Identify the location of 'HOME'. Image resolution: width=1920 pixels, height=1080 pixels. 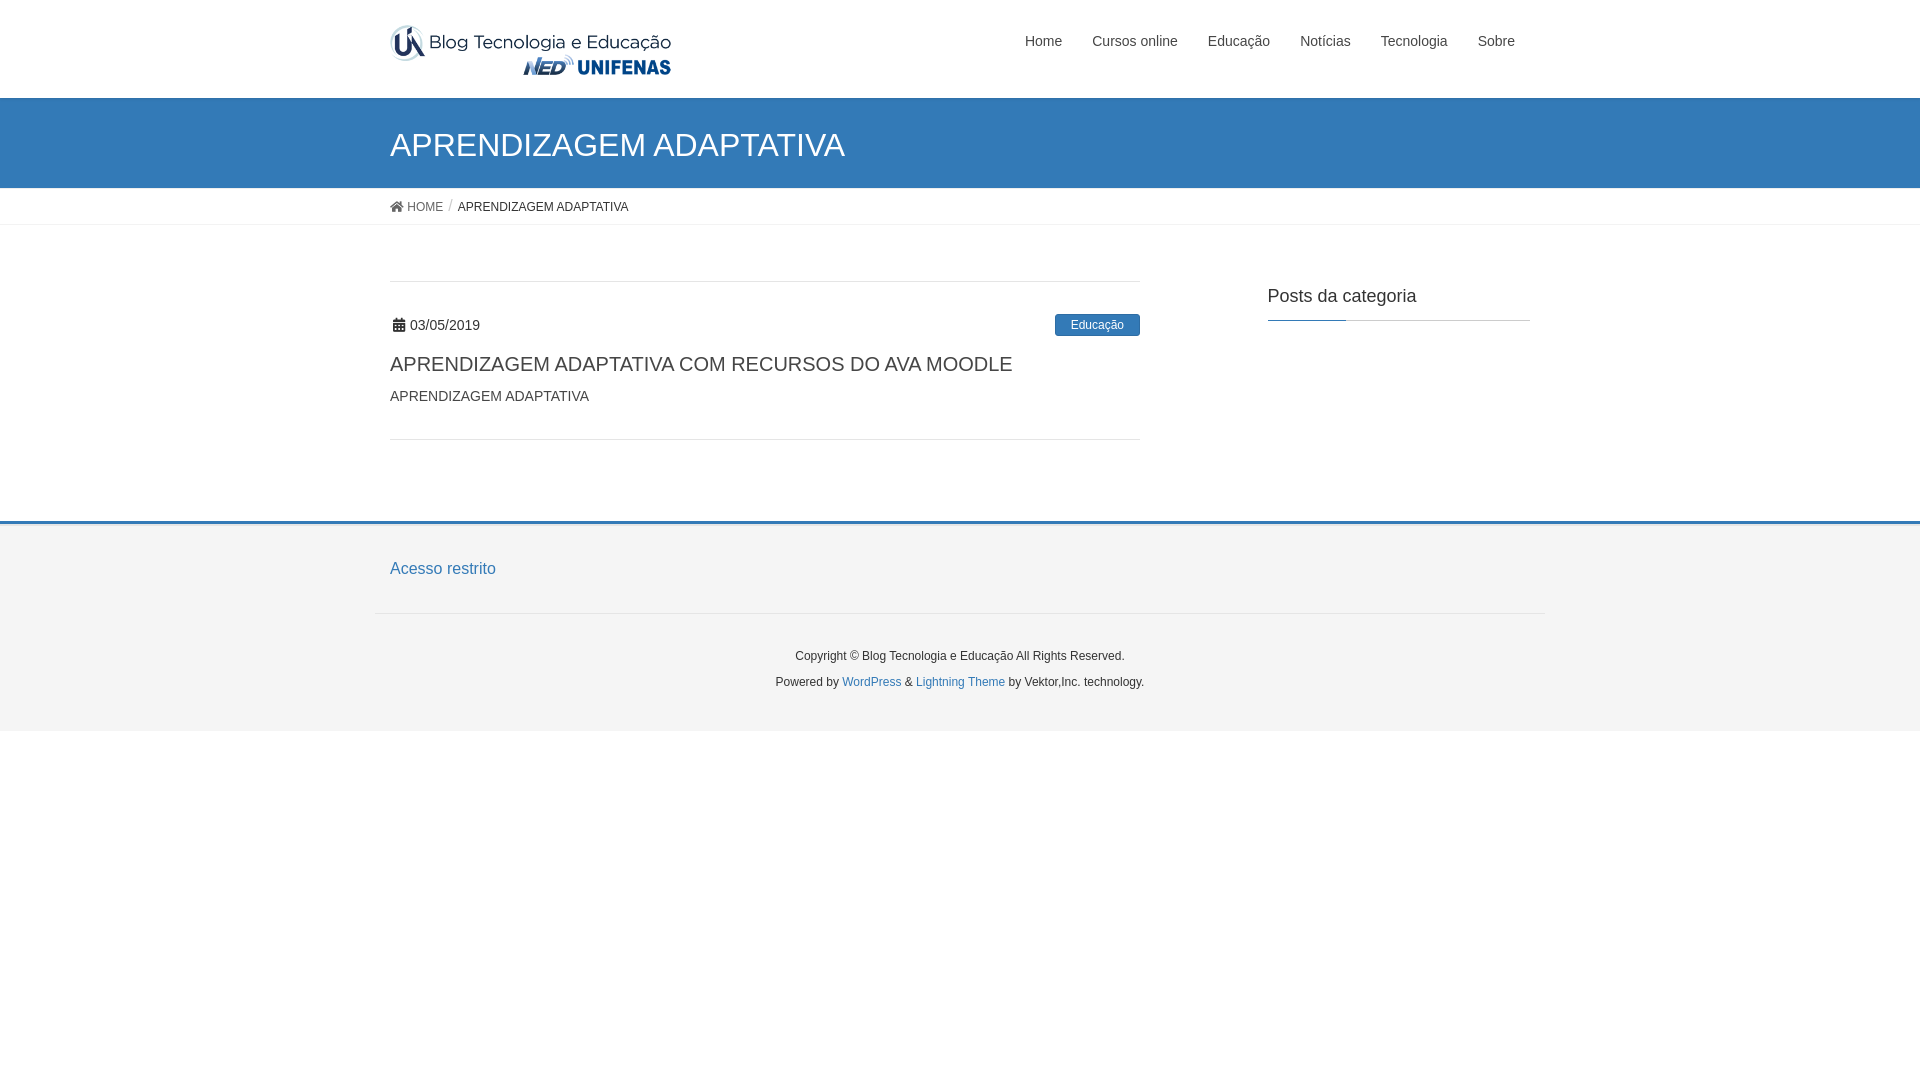
(389, 206).